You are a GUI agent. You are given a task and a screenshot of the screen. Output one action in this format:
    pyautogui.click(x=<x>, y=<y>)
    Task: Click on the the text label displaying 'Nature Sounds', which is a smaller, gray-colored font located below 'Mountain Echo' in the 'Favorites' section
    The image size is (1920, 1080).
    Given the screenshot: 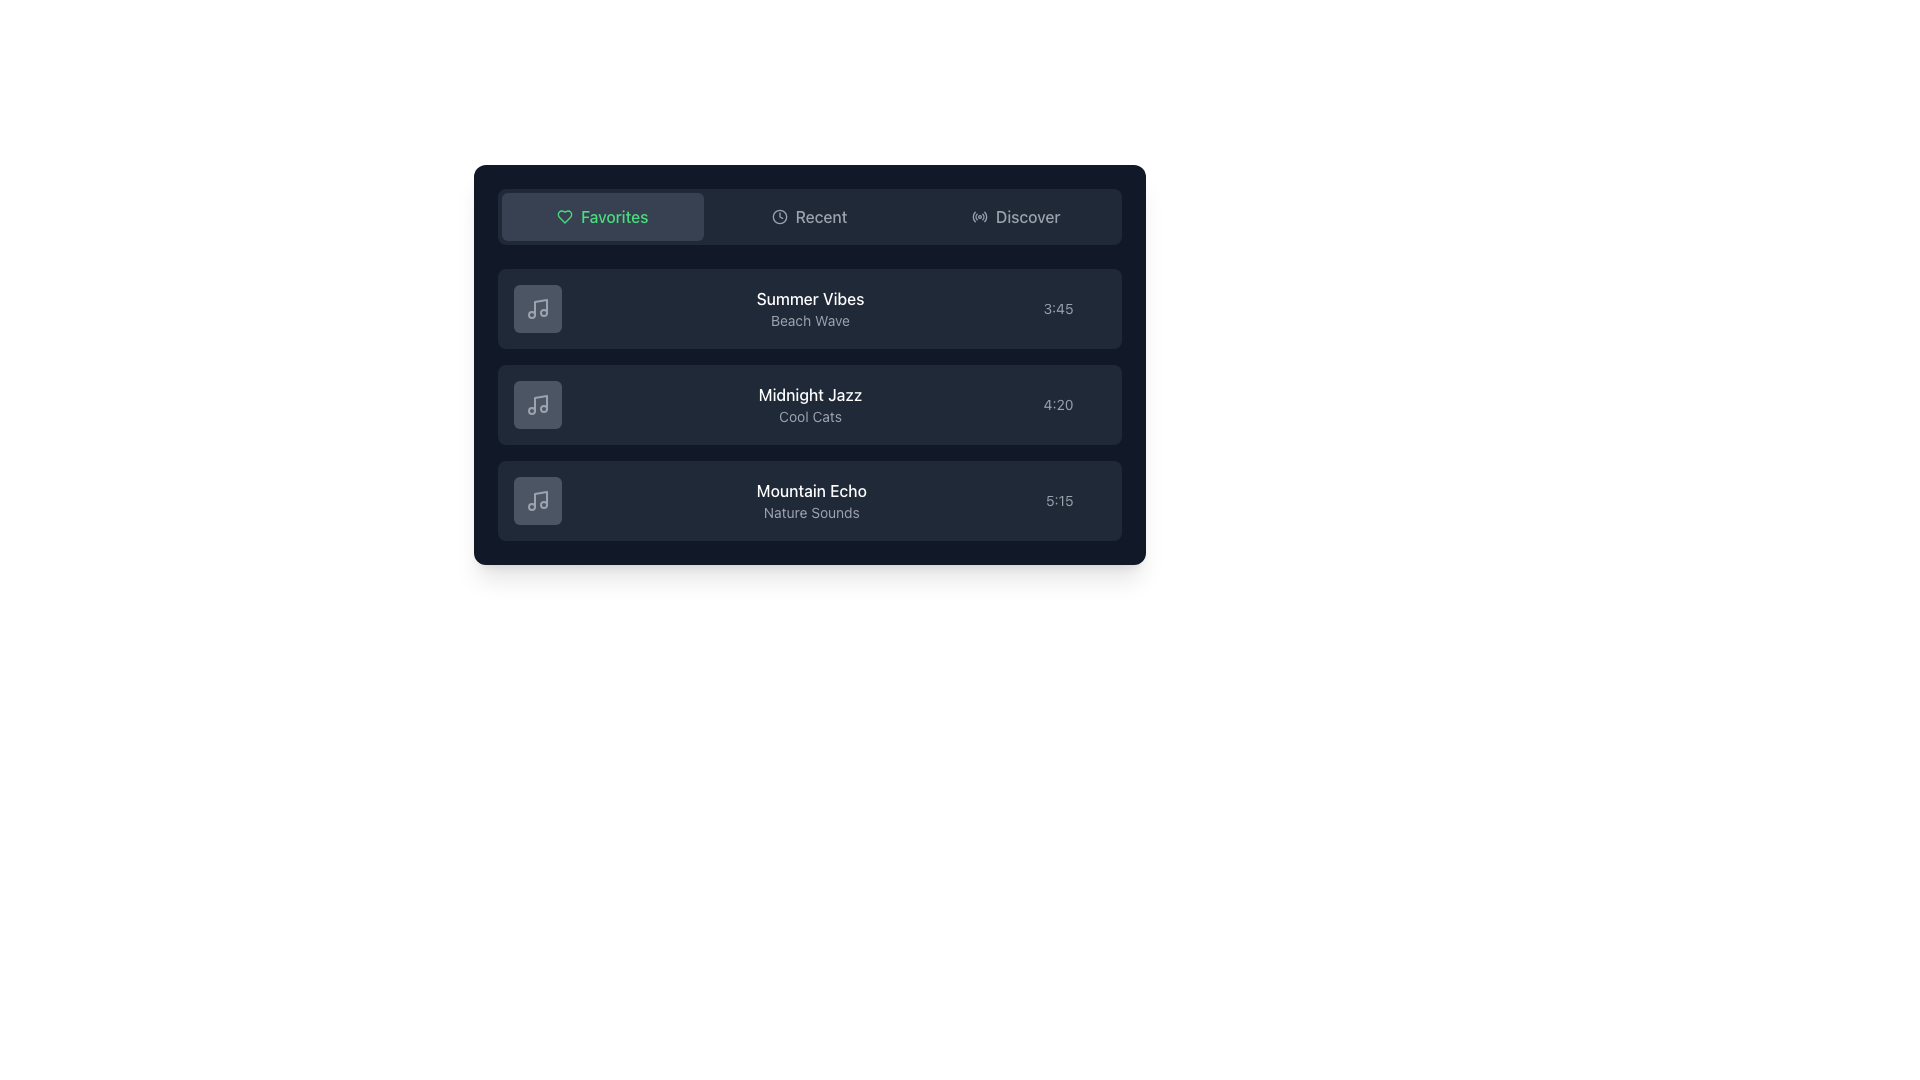 What is the action you would take?
    pyautogui.click(x=811, y=512)
    